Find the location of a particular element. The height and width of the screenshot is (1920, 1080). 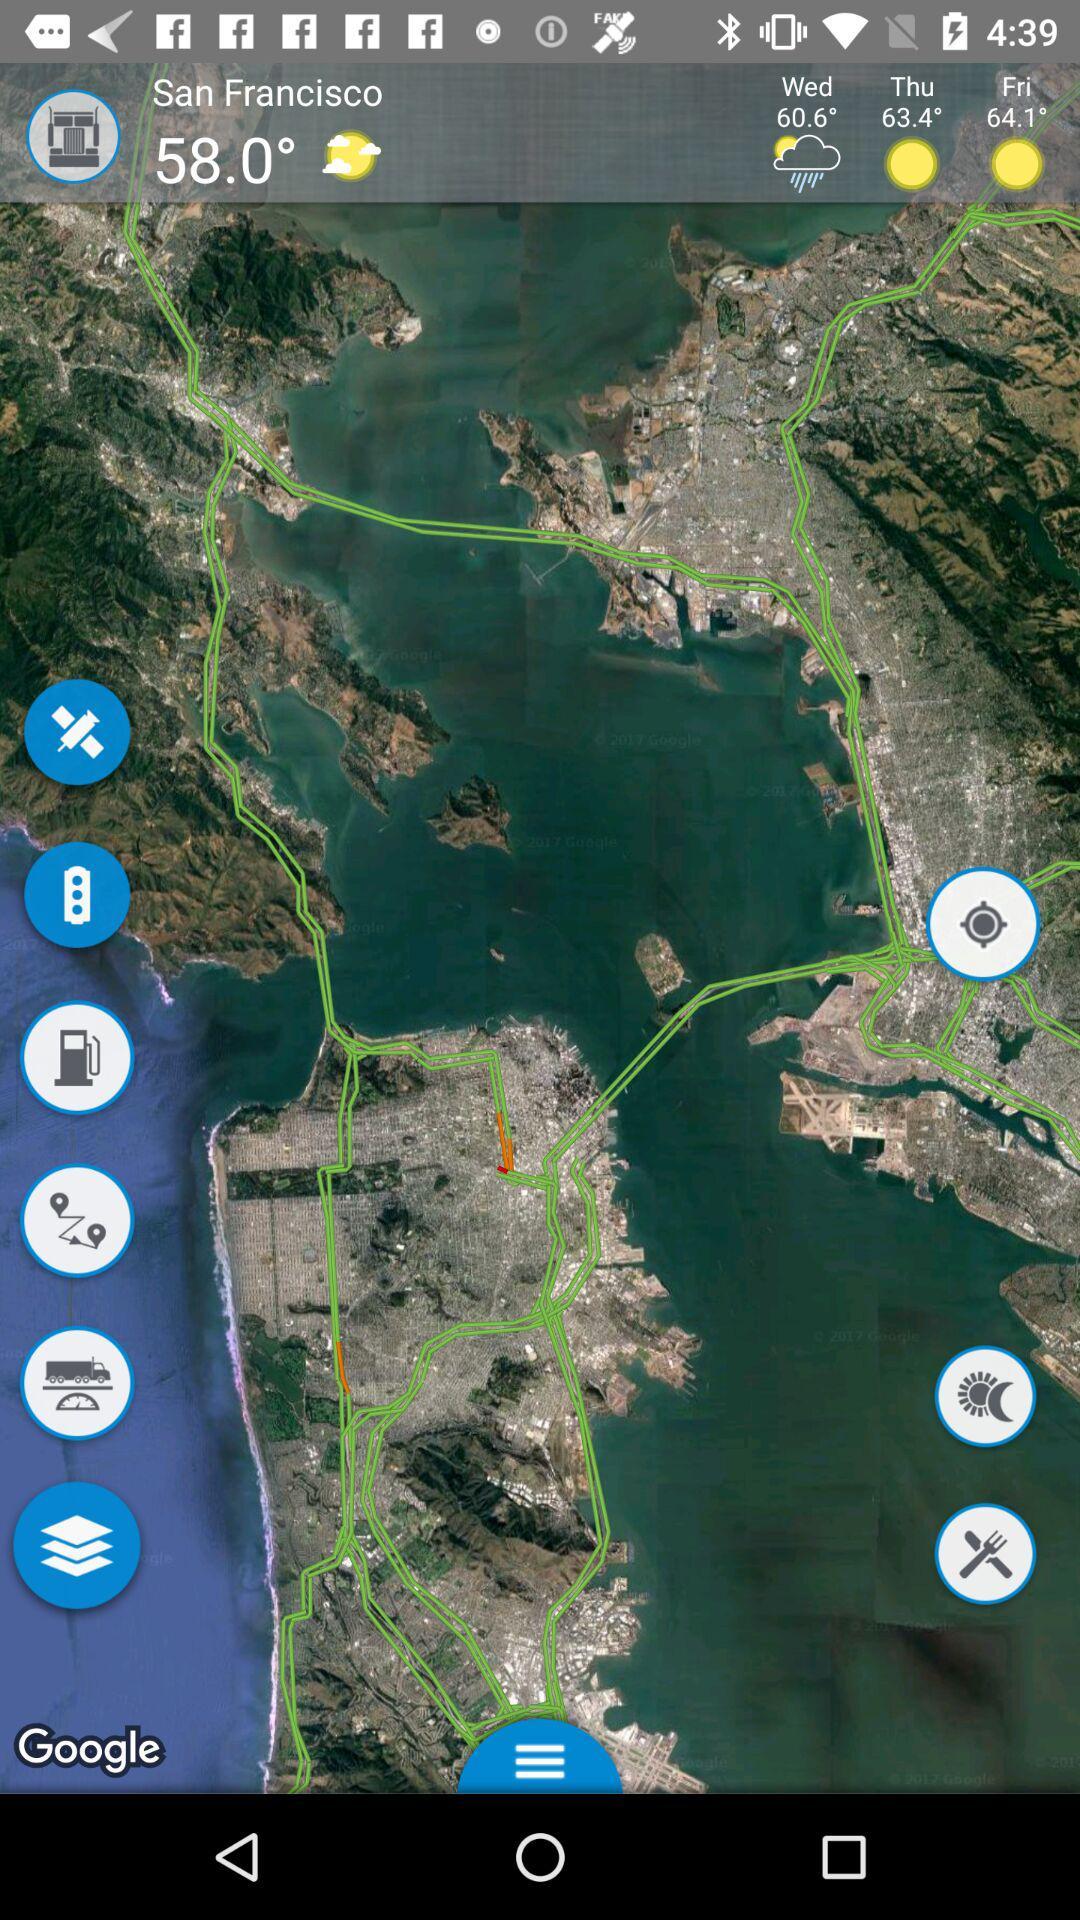

show gas stations is located at coordinates (75, 1060).